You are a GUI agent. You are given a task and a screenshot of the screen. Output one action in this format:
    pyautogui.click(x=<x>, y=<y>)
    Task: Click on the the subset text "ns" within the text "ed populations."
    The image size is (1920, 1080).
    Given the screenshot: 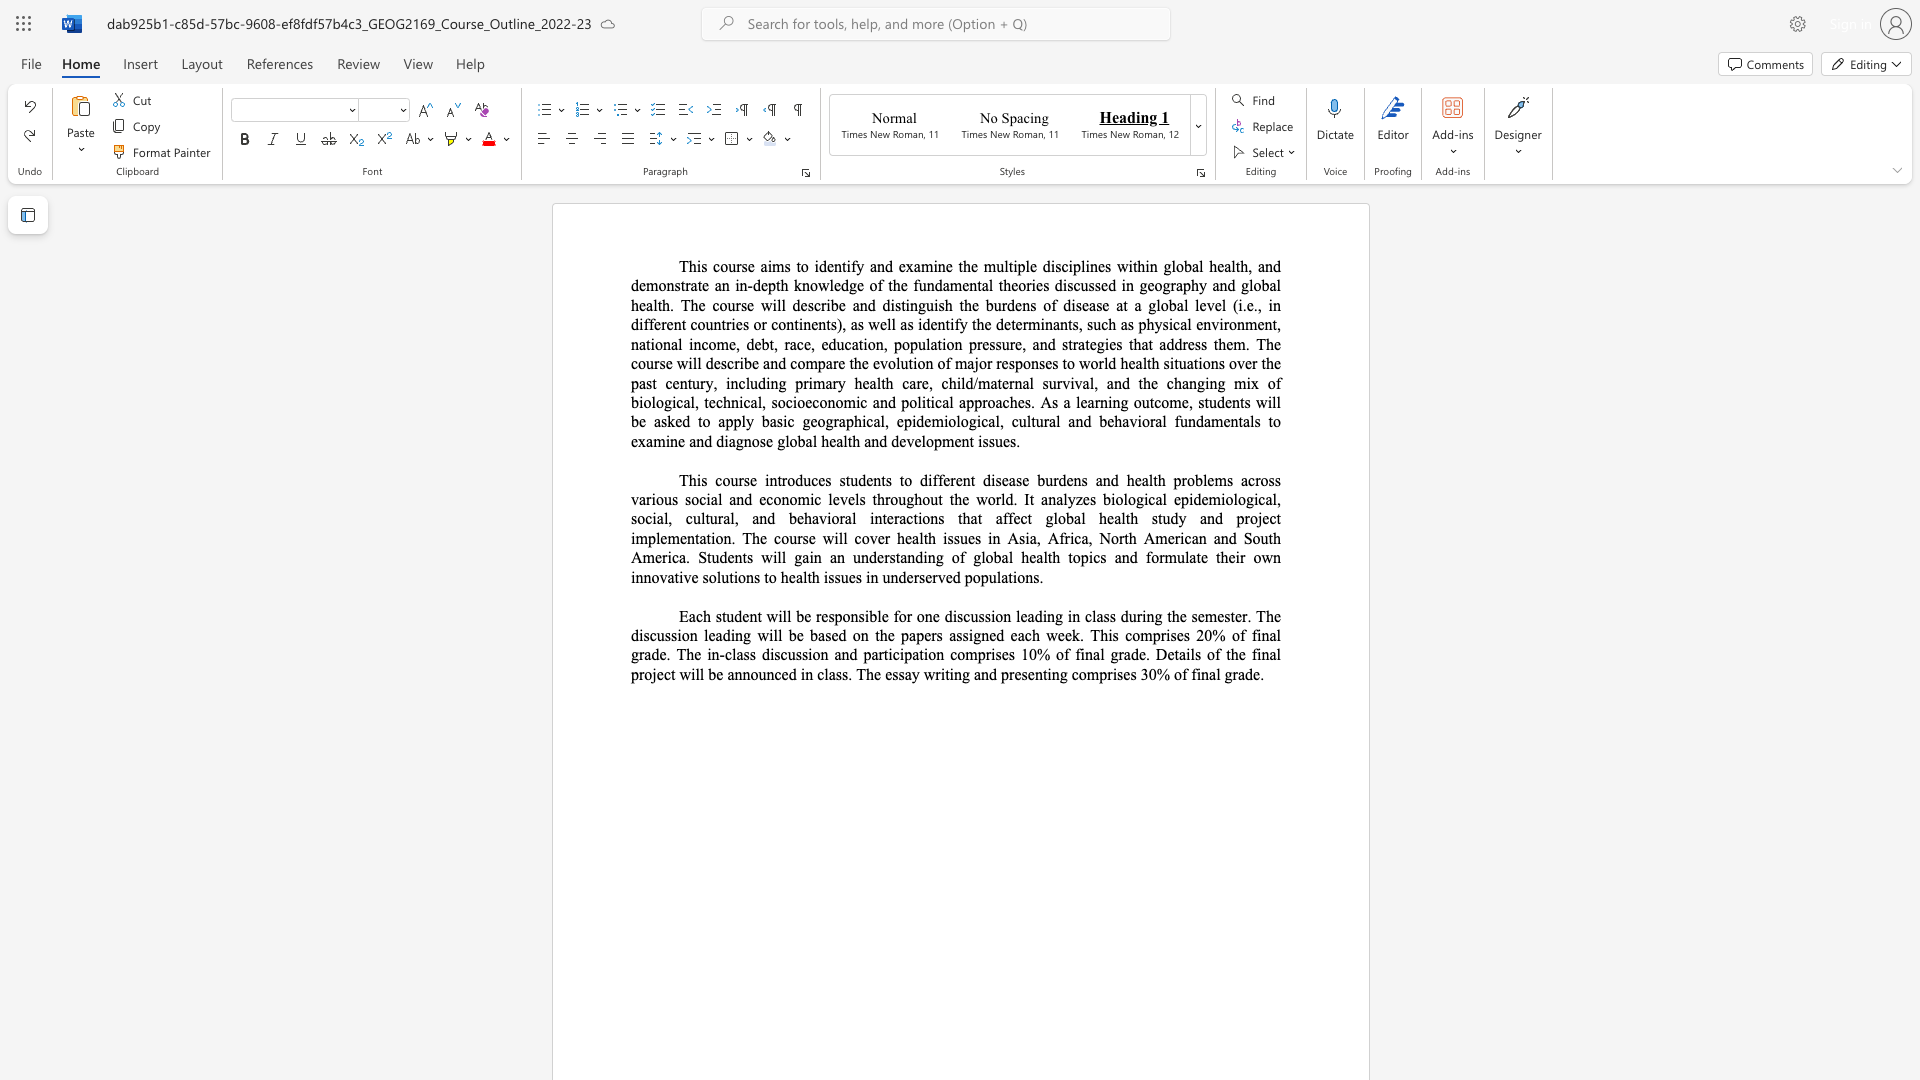 What is the action you would take?
    pyautogui.click(x=1025, y=577)
    